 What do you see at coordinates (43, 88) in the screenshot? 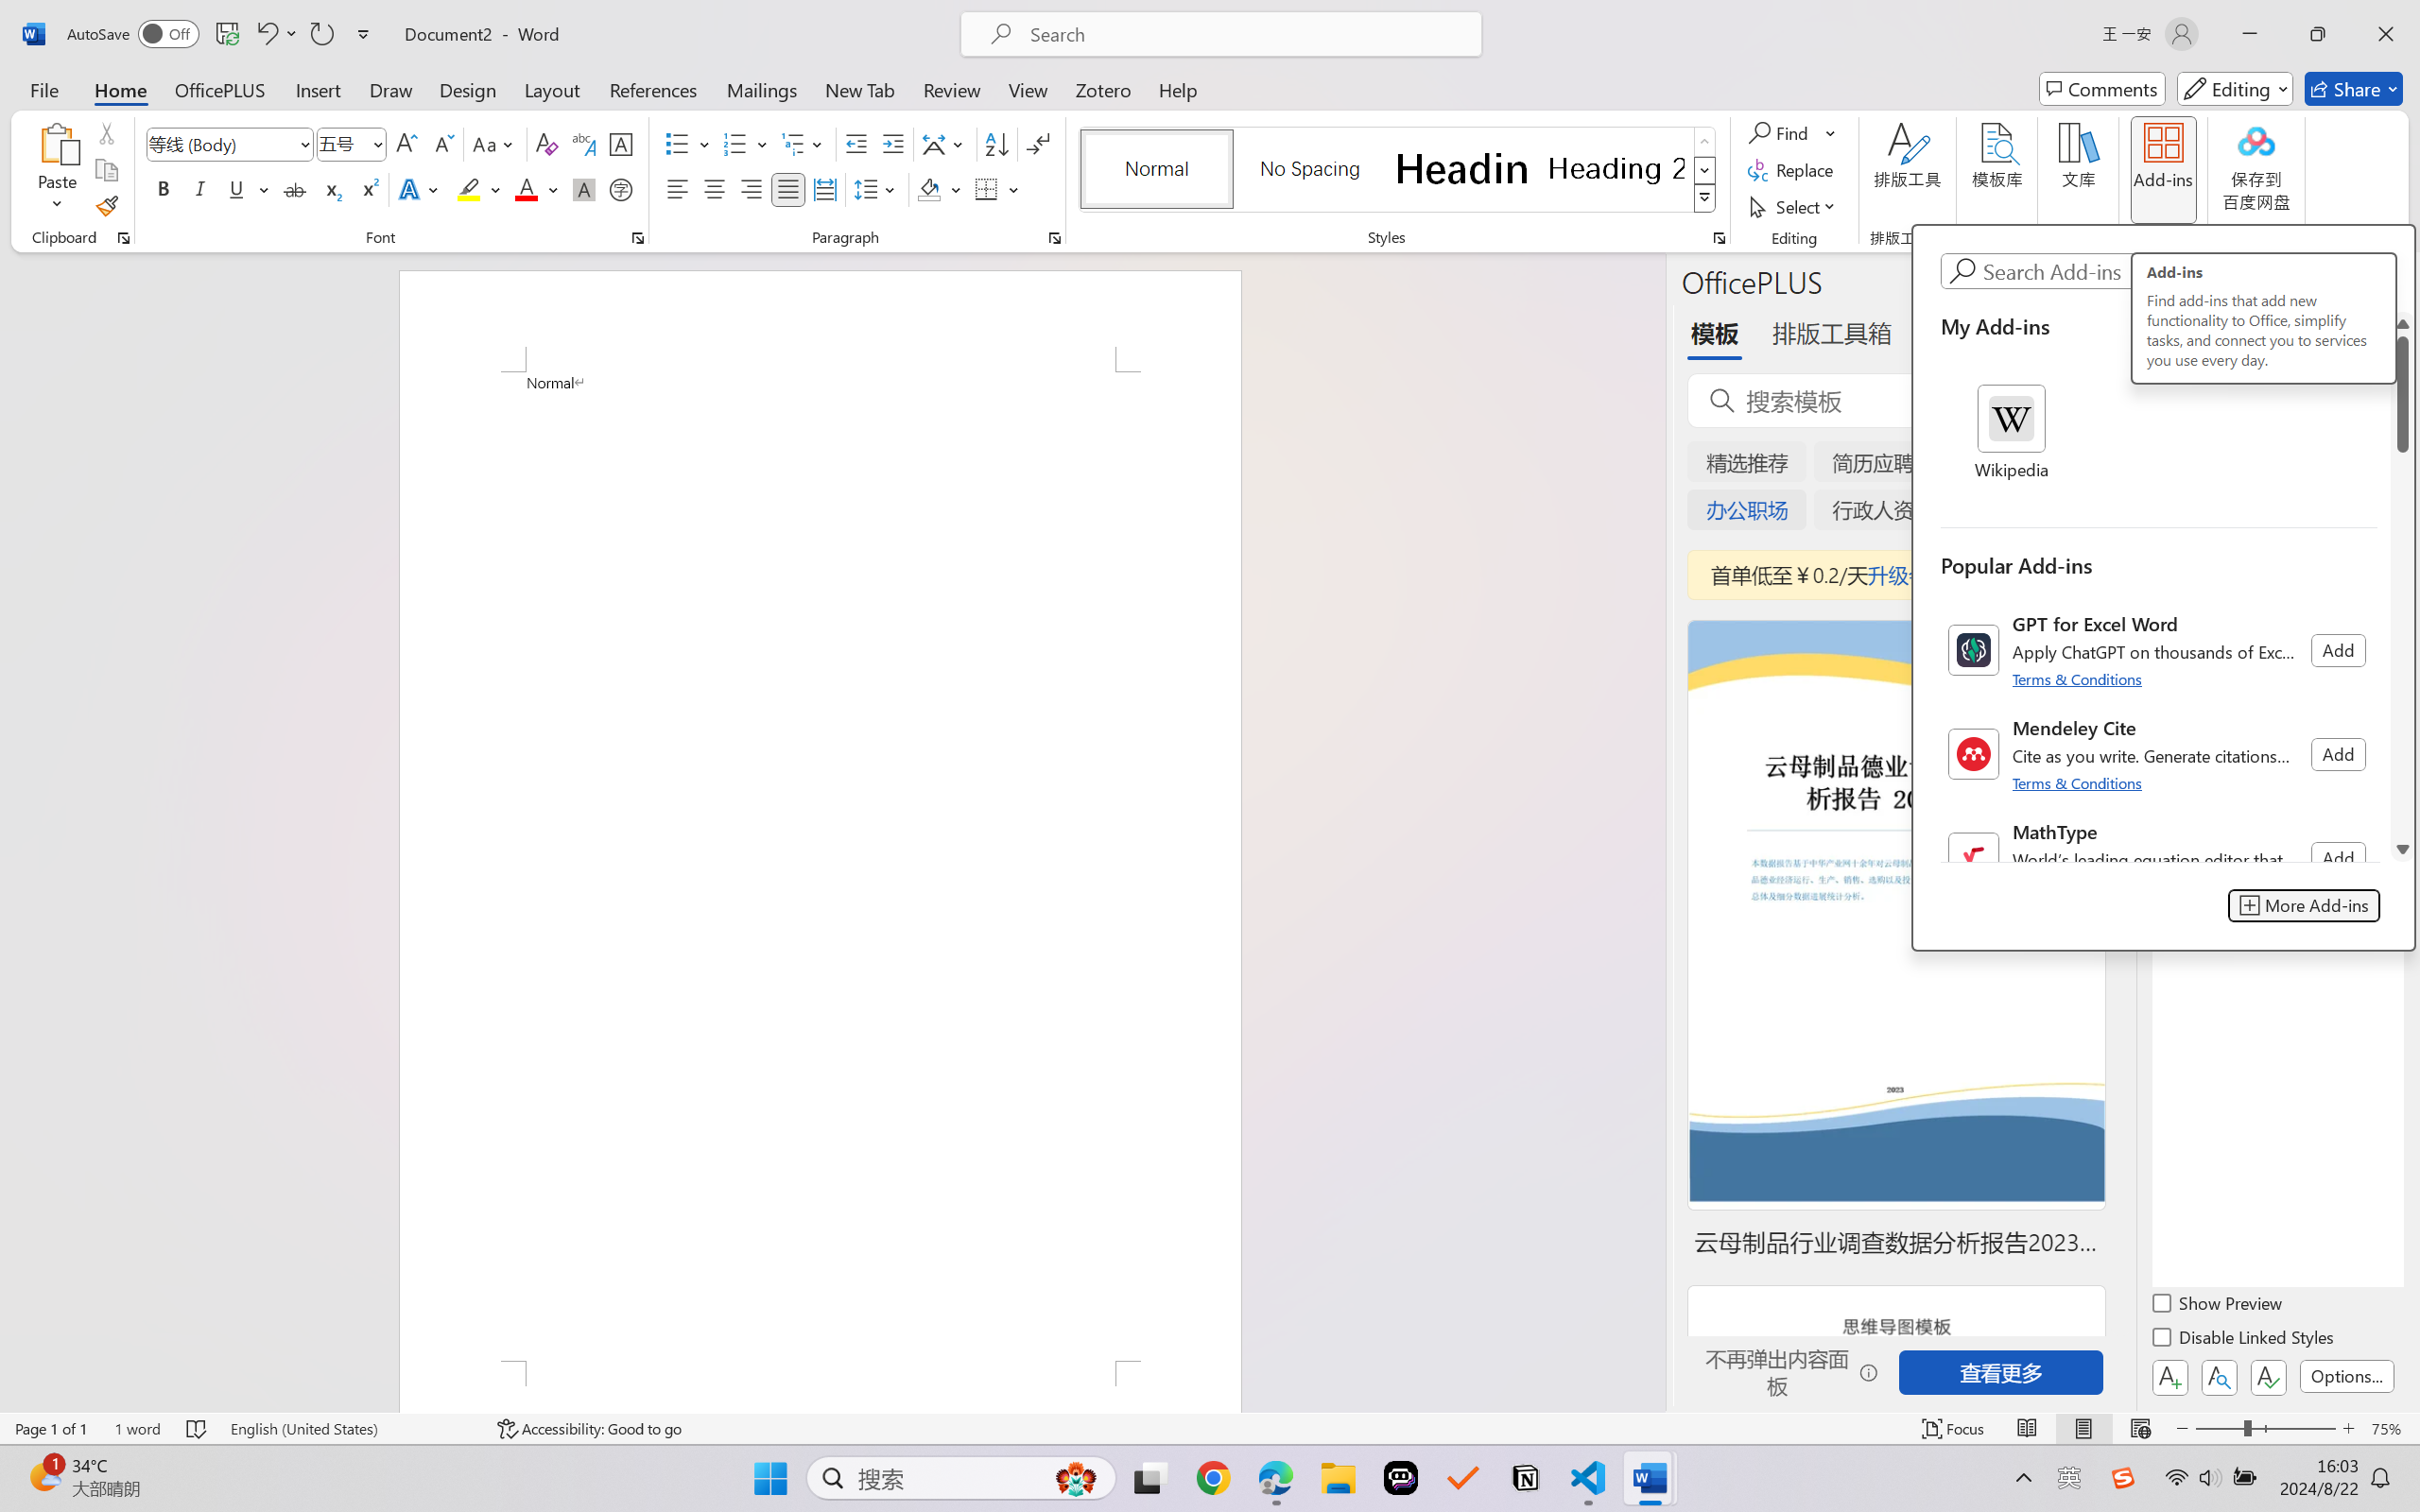
I see `'File Tab'` at bounding box center [43, 88].